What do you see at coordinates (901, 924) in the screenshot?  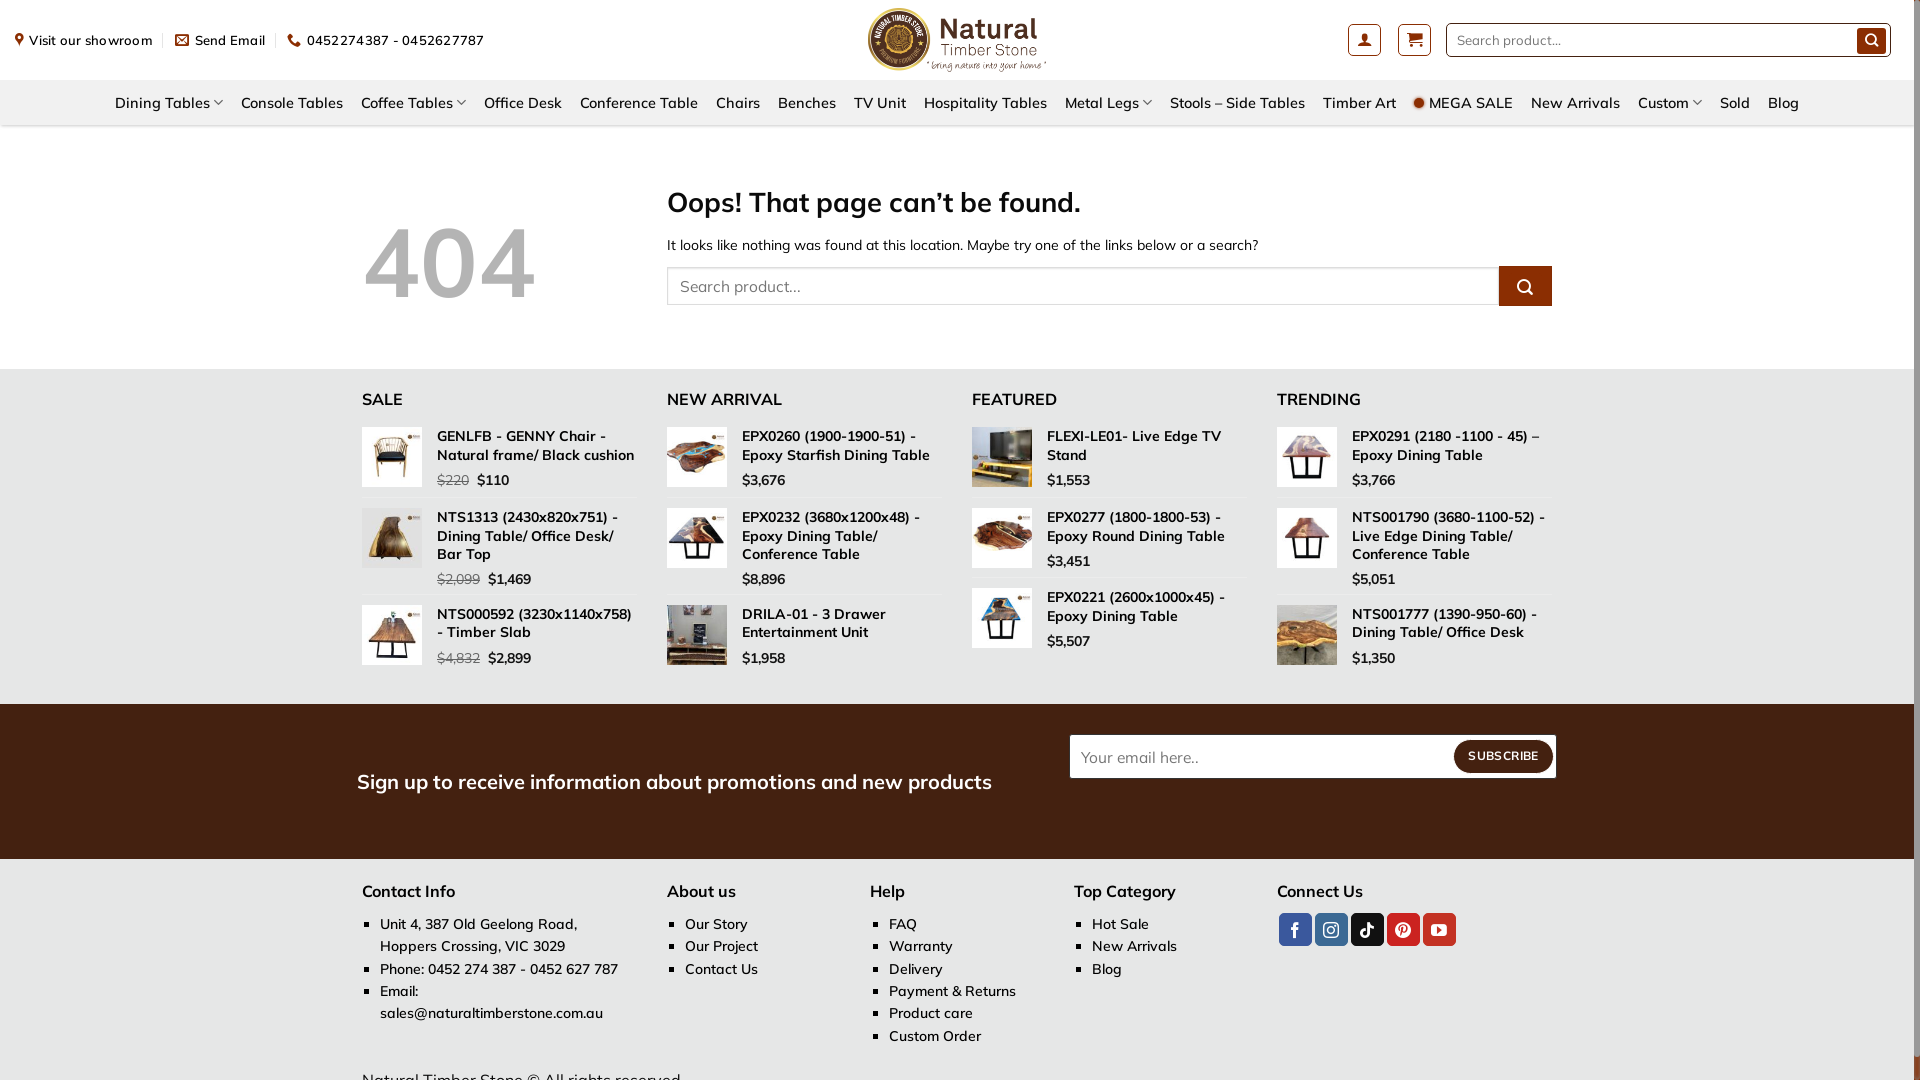 I see `'FAQ'` at bounding box center [901, 924].